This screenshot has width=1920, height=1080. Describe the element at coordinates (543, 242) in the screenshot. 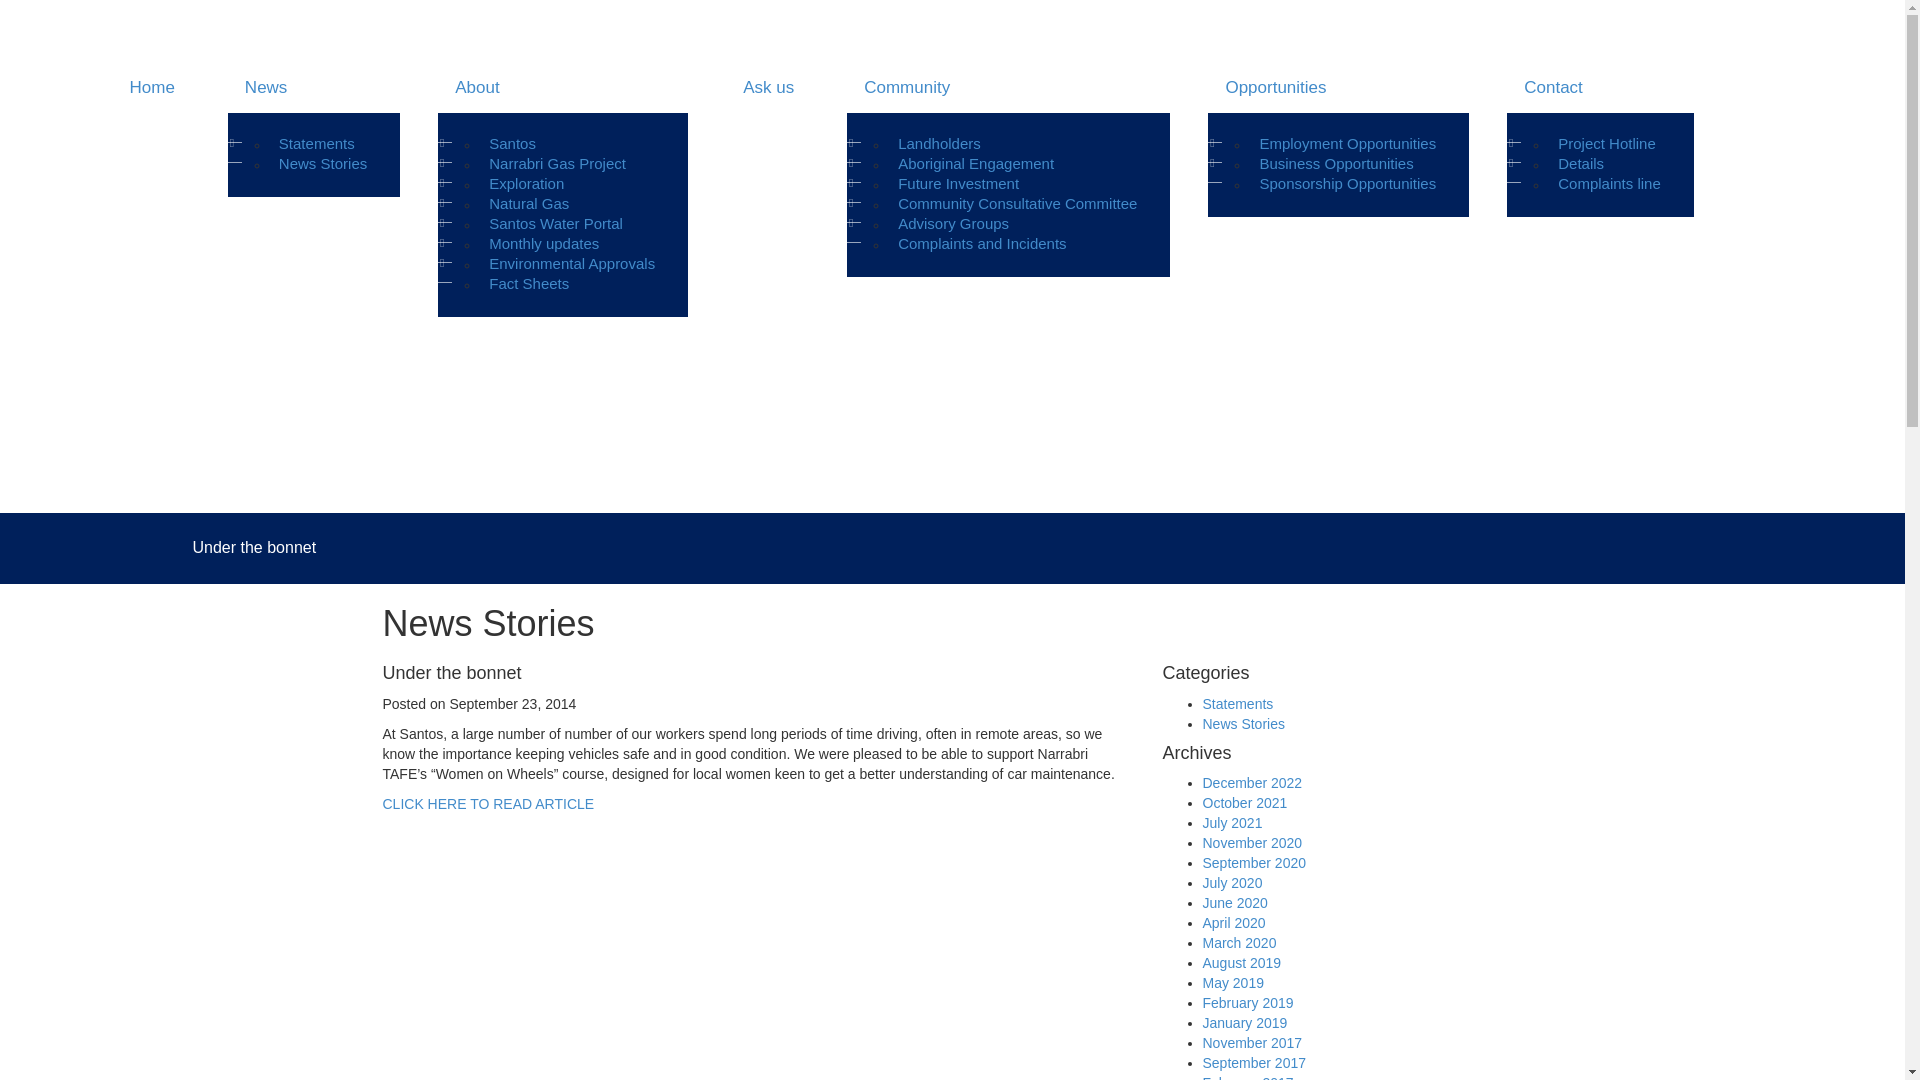

I see `'Monthly updates'` at that location.